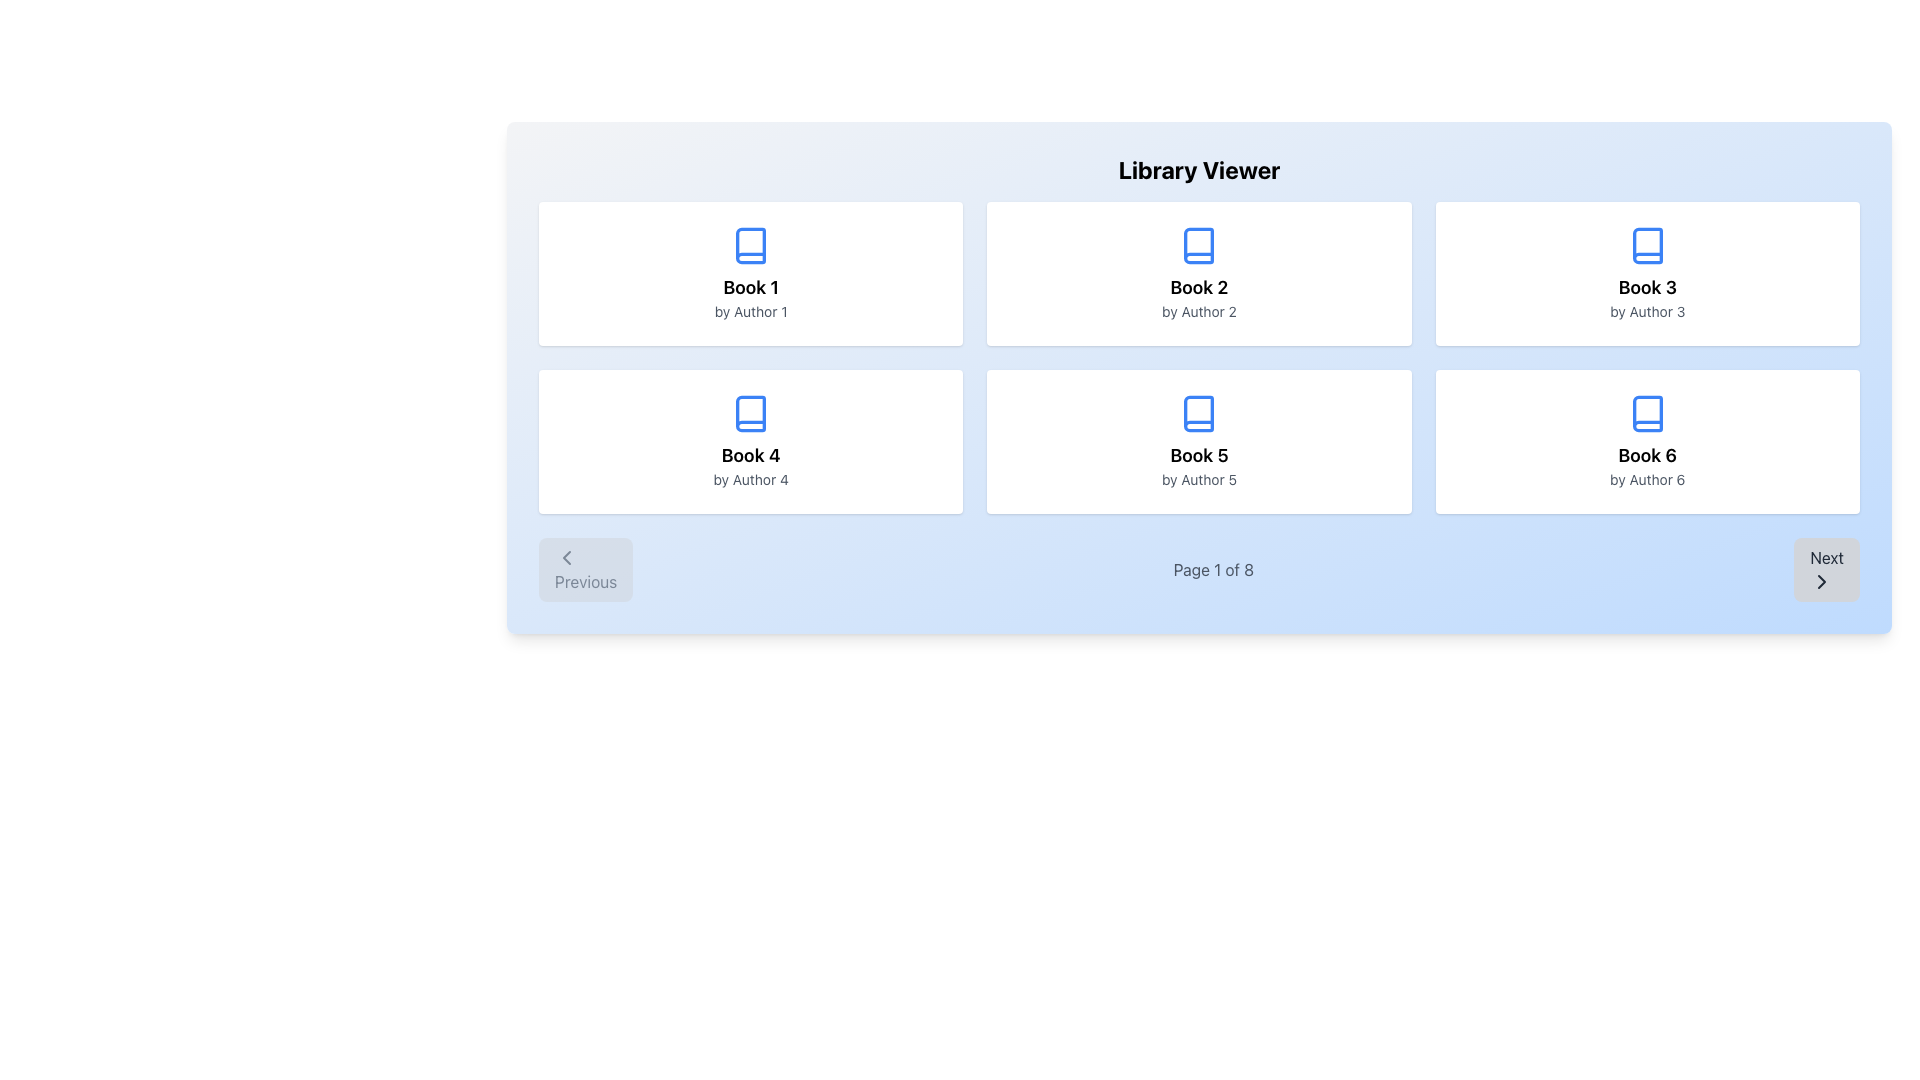  I want to click on the text label displaying 'Book 5' in bold, located within the card layout for 'Book 5' by 'Author 5', in the second row and third column of the grid, so click(1199, 455).